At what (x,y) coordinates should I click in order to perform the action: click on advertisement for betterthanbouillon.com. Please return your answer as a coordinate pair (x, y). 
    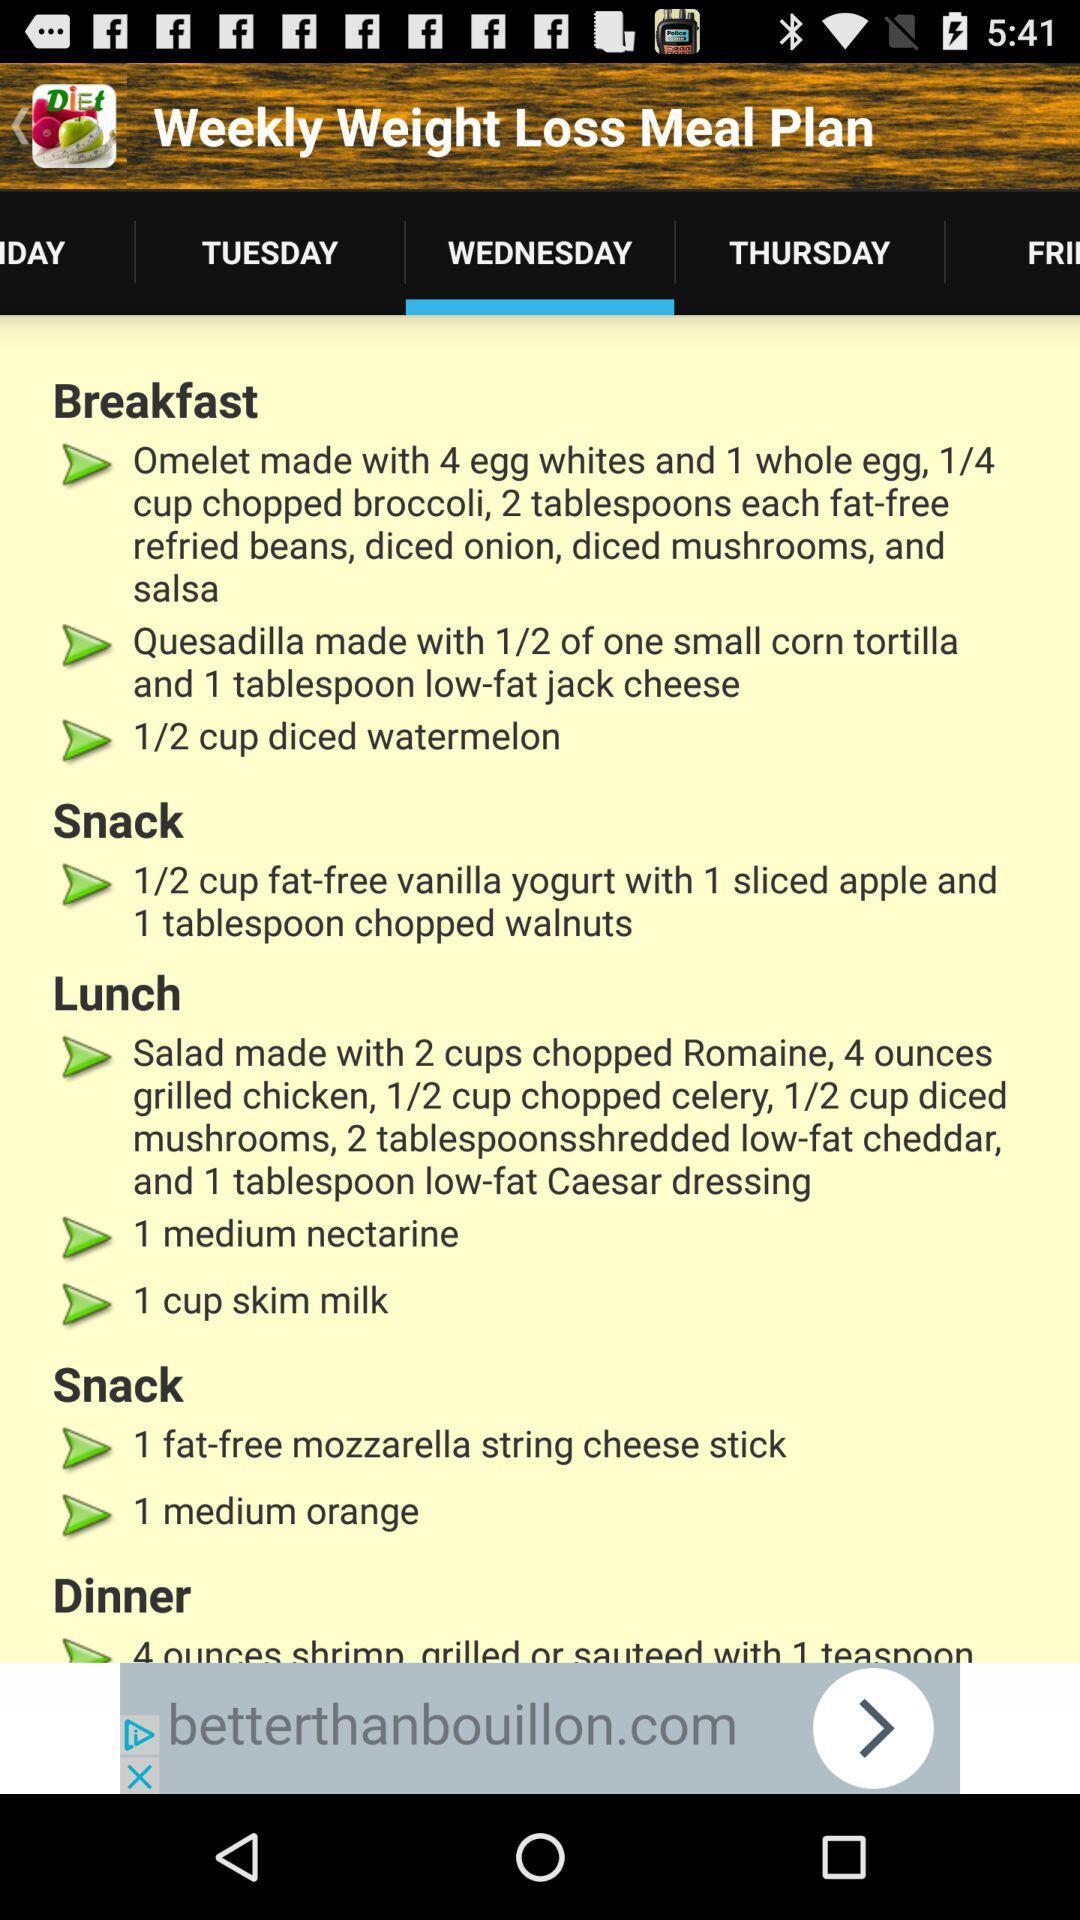
    Looking at the image, I should click on (540, 1727).